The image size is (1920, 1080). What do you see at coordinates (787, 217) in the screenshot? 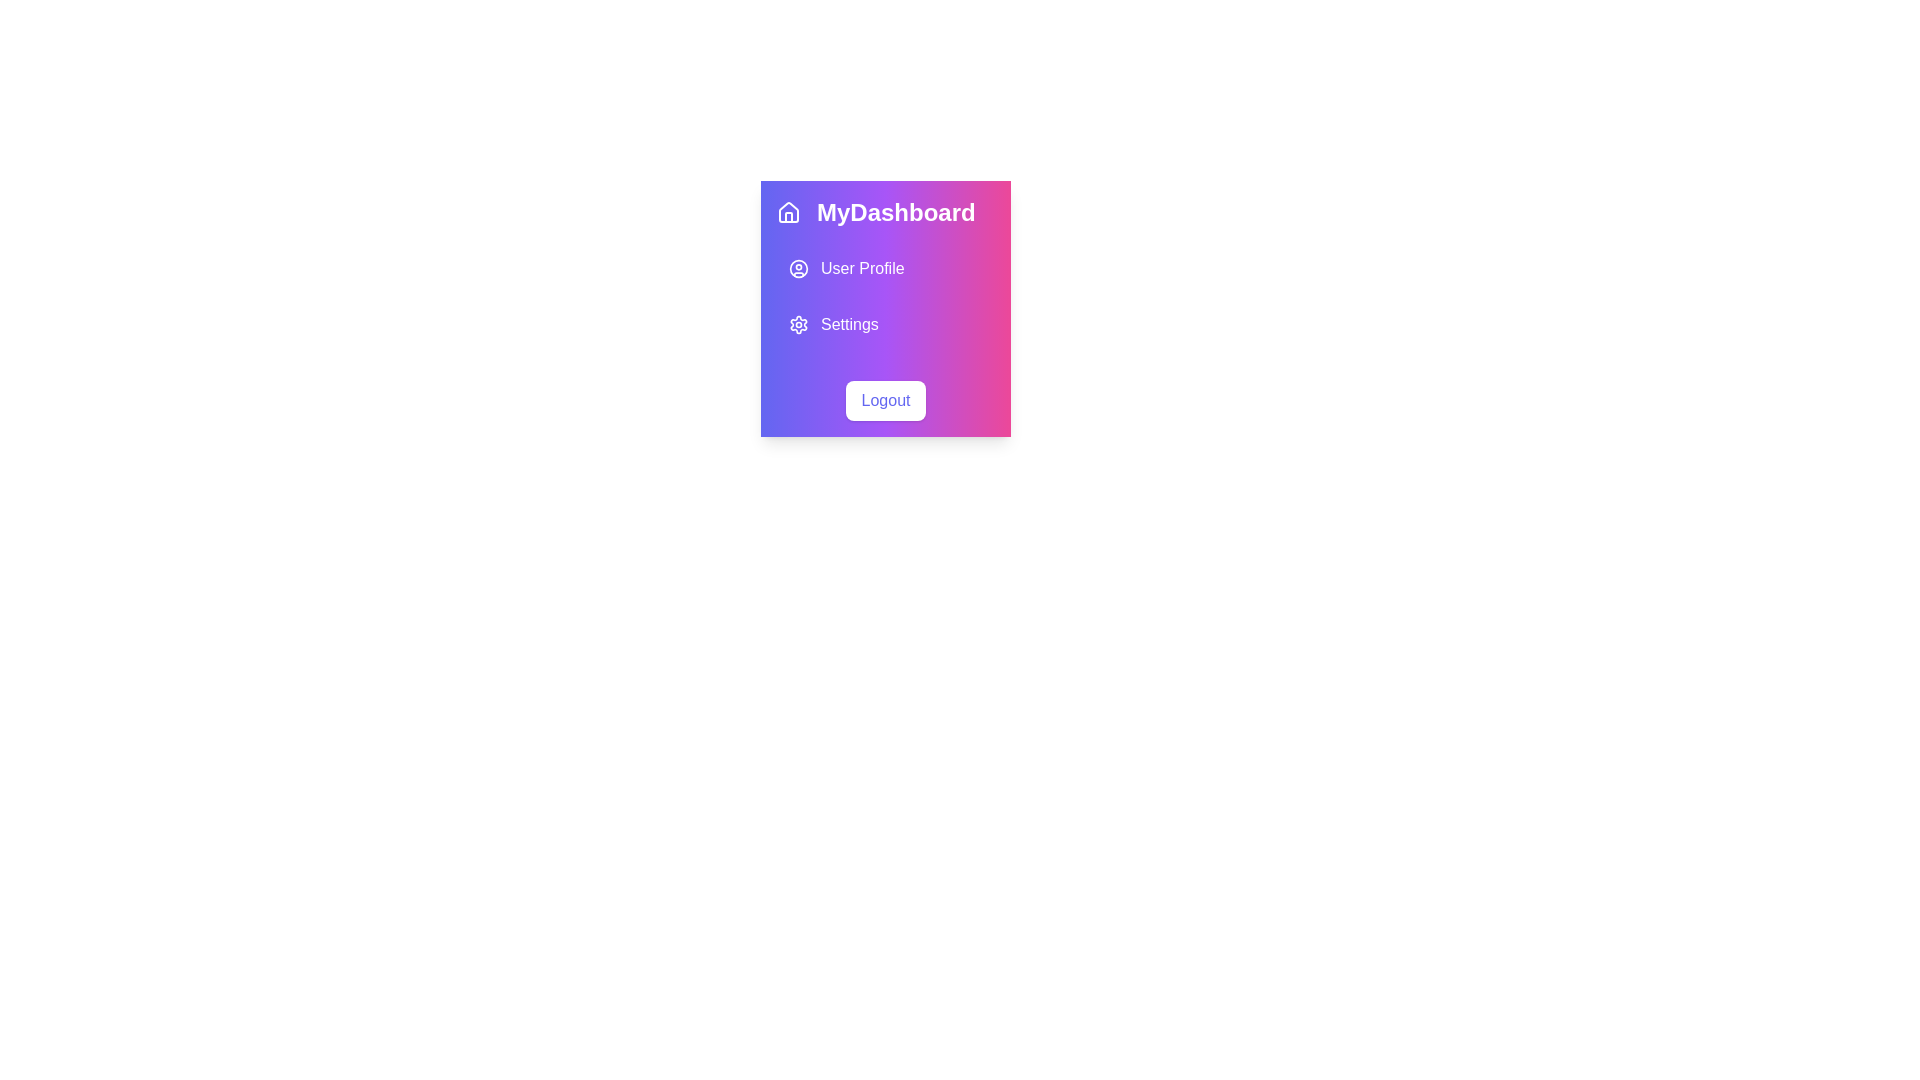
I see `the door element of the house icon represented by a vertical rectangle in the SVG, if it is interactive` at bounding box center [787, 217].